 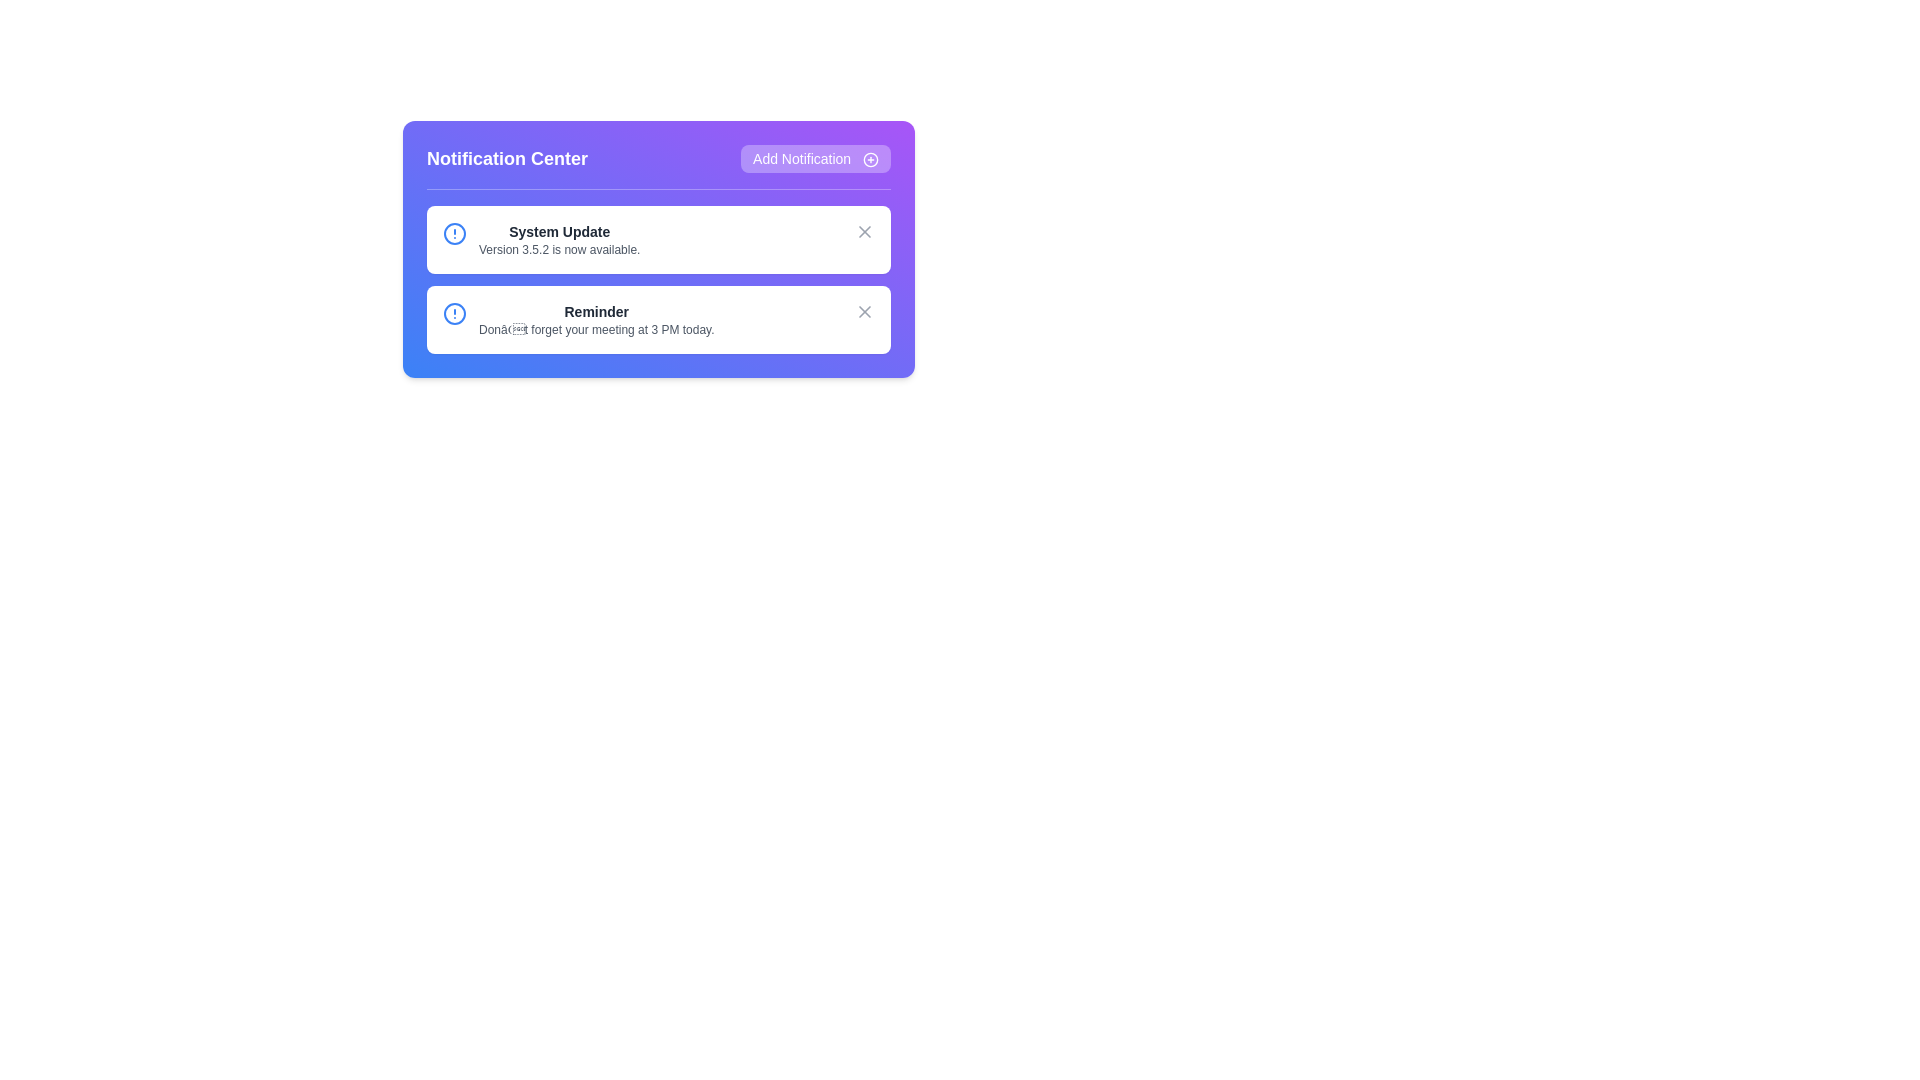 What do you see at coordinates (595, 319) in the screenshot?
I see `the text of the 'Reminder' notification that reads 'Don’t forget your meeting at 3 PM today.'` at bounding box center [595, 319].